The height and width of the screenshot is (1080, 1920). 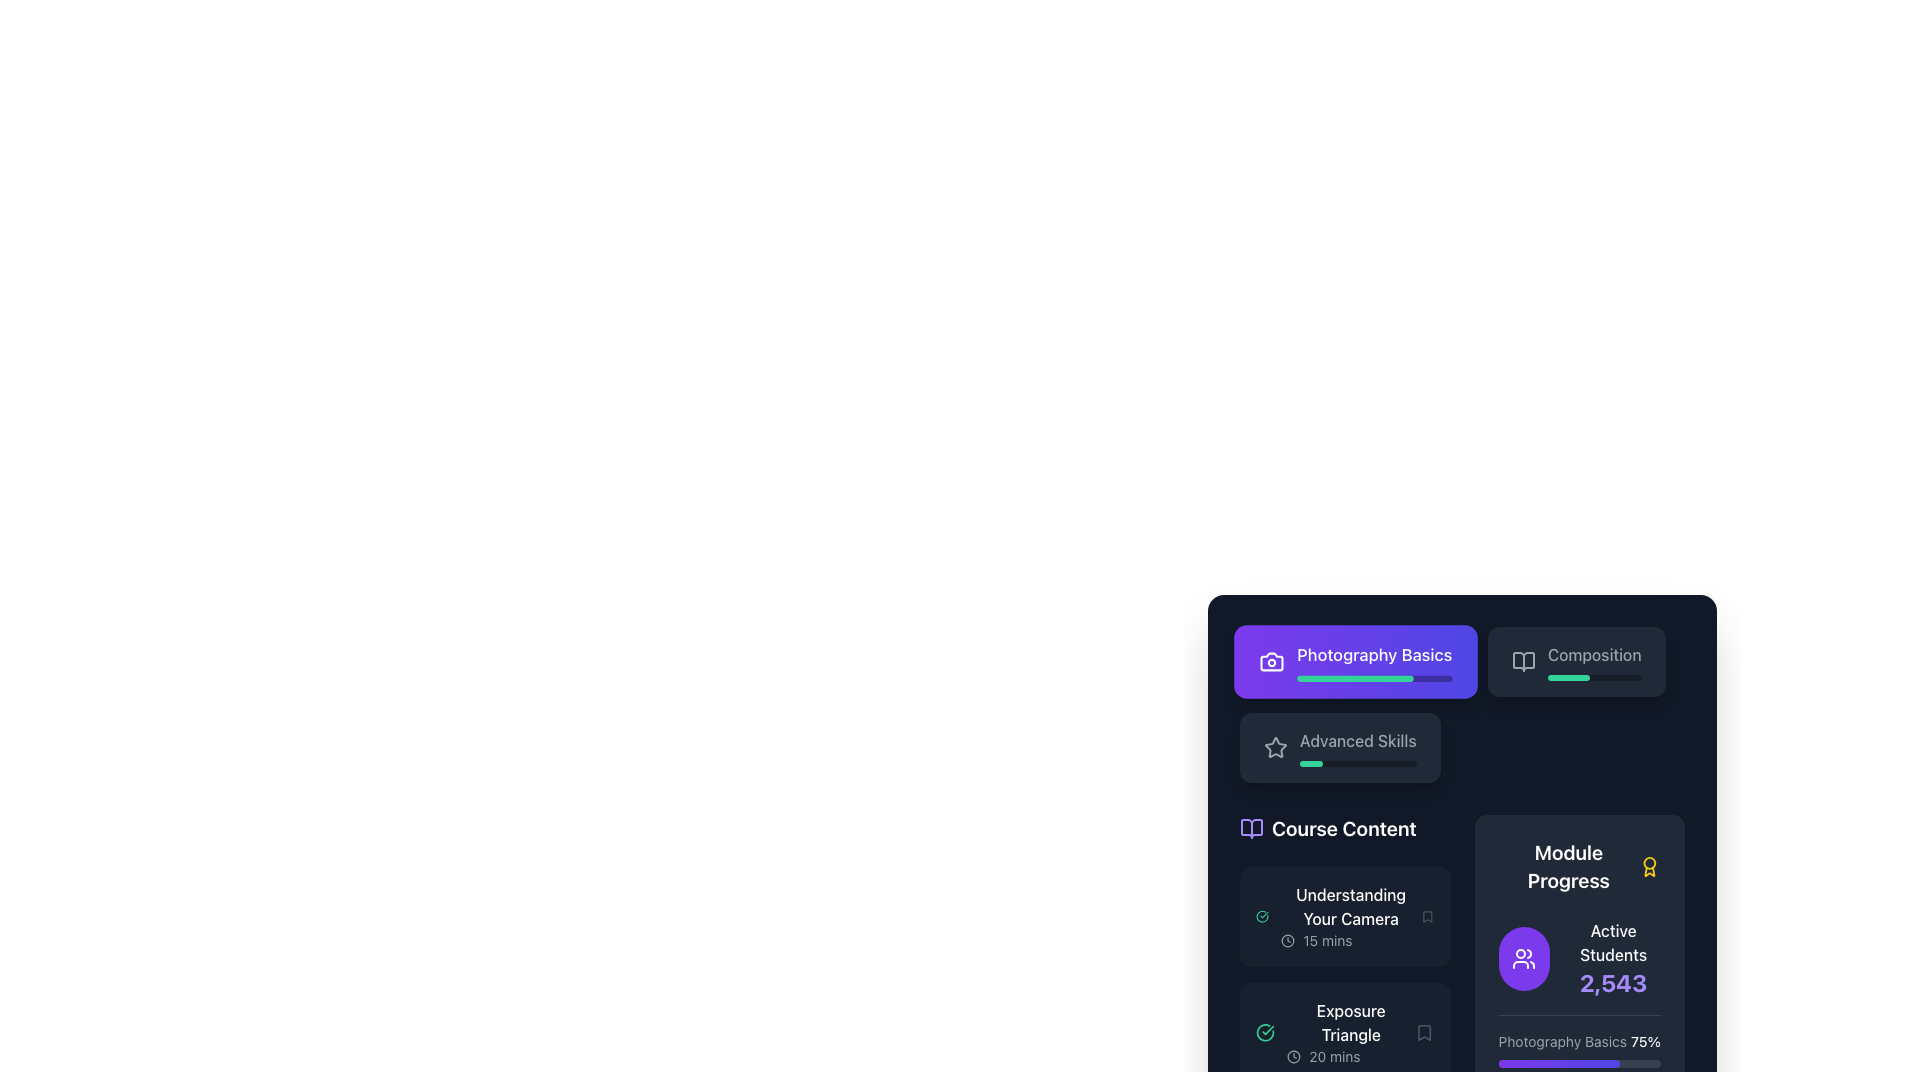 What do you see at coordinates (1558, 1063) in the screenshot?
I see `the Progress Indicator (Progress Bar Segment) that visually indicates 75% completion for the 'Photography Basics' module located in the 'Module Progress' section` at bounding box center [1558, 1063].